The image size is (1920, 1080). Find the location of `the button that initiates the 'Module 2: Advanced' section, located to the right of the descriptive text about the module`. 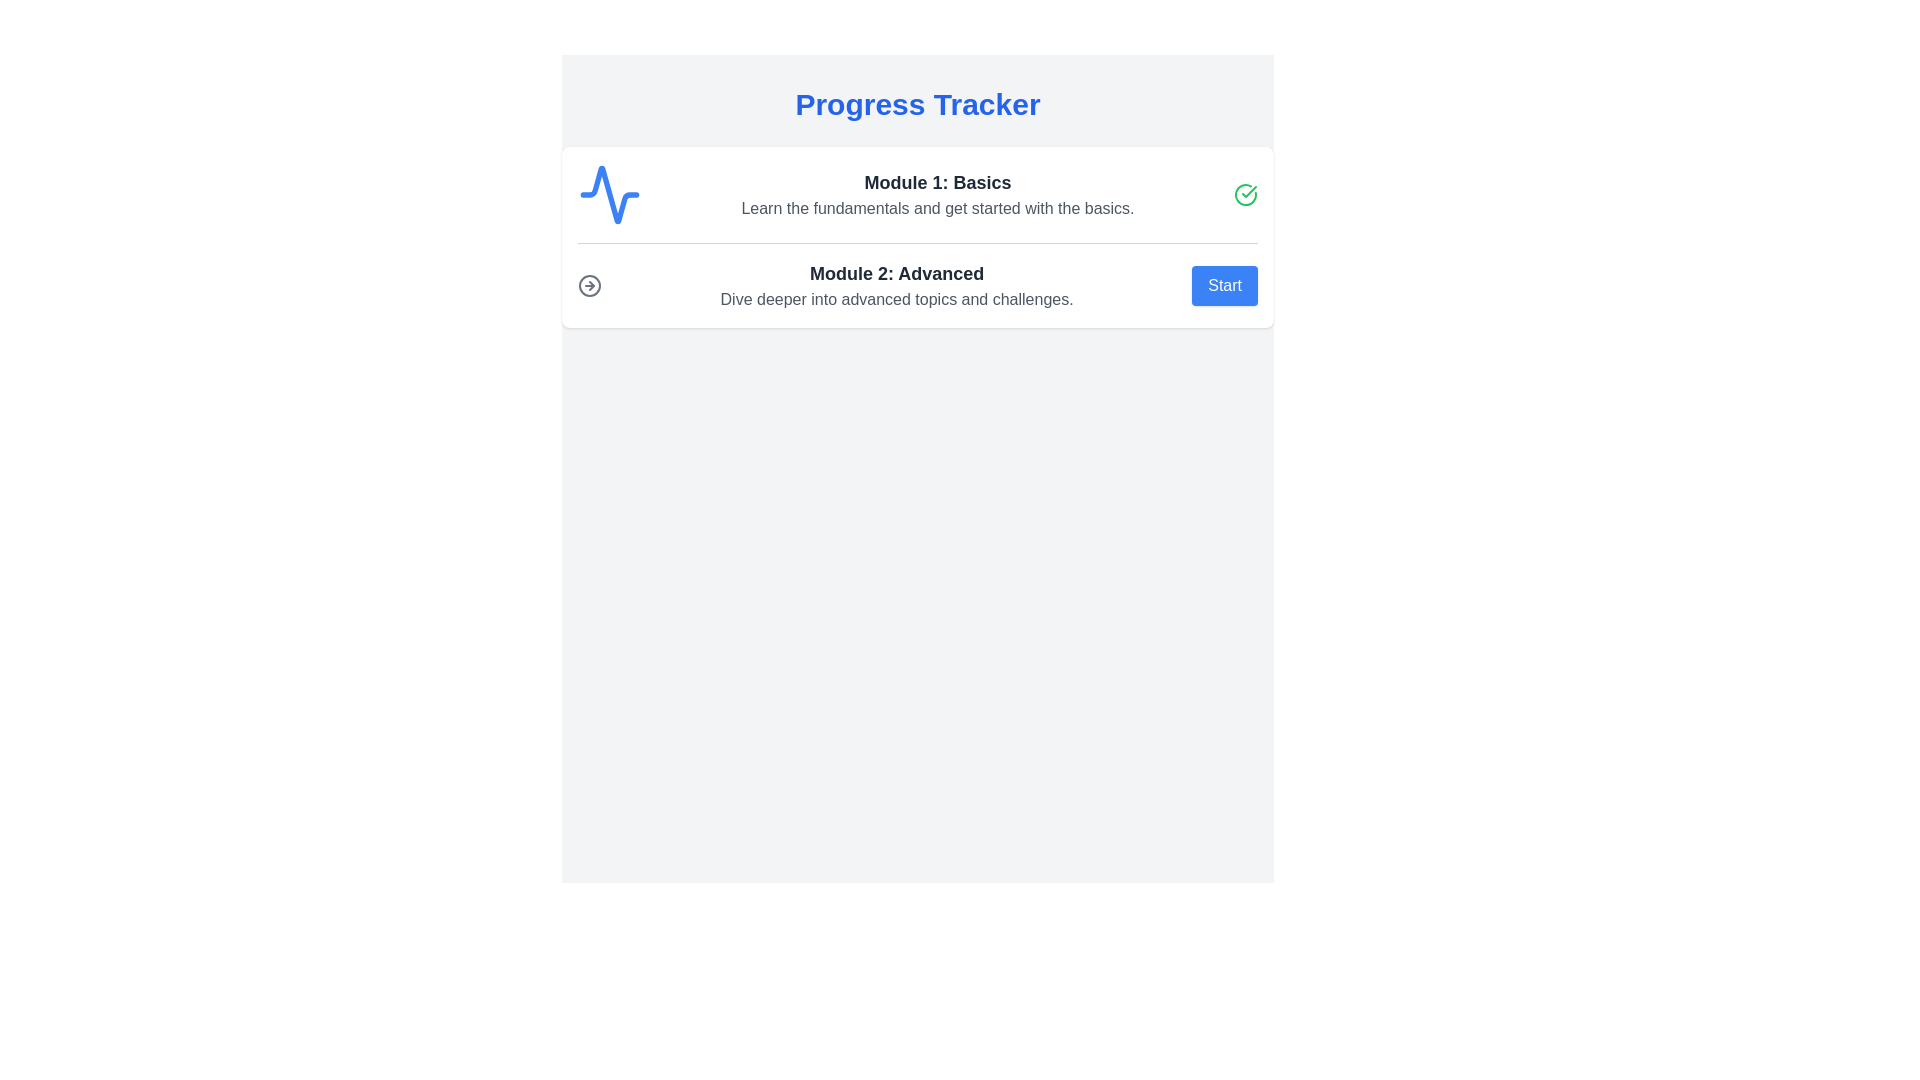

the button that initiates the 'Module 2: Advanced' section, located to the right of the descriptive text about the module is located at coordinates (1224, 285).